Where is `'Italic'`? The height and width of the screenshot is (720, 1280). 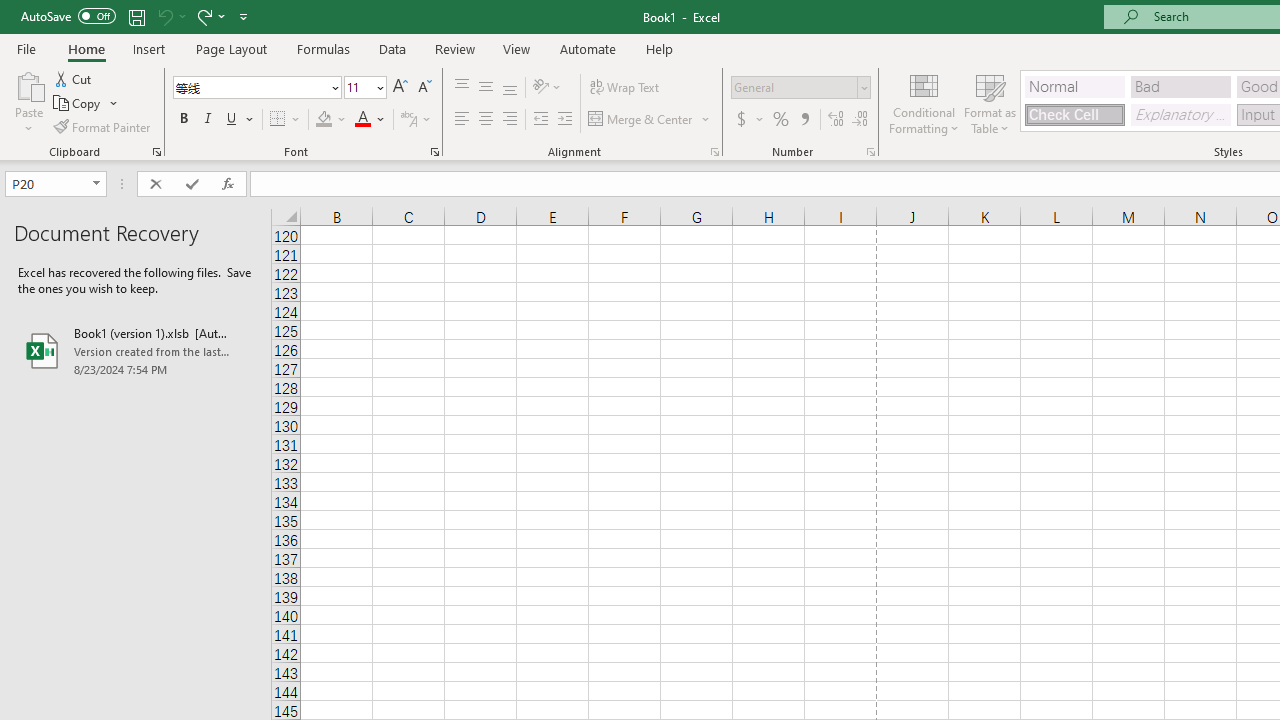 'Italic' is located at coordinates (208, 119).